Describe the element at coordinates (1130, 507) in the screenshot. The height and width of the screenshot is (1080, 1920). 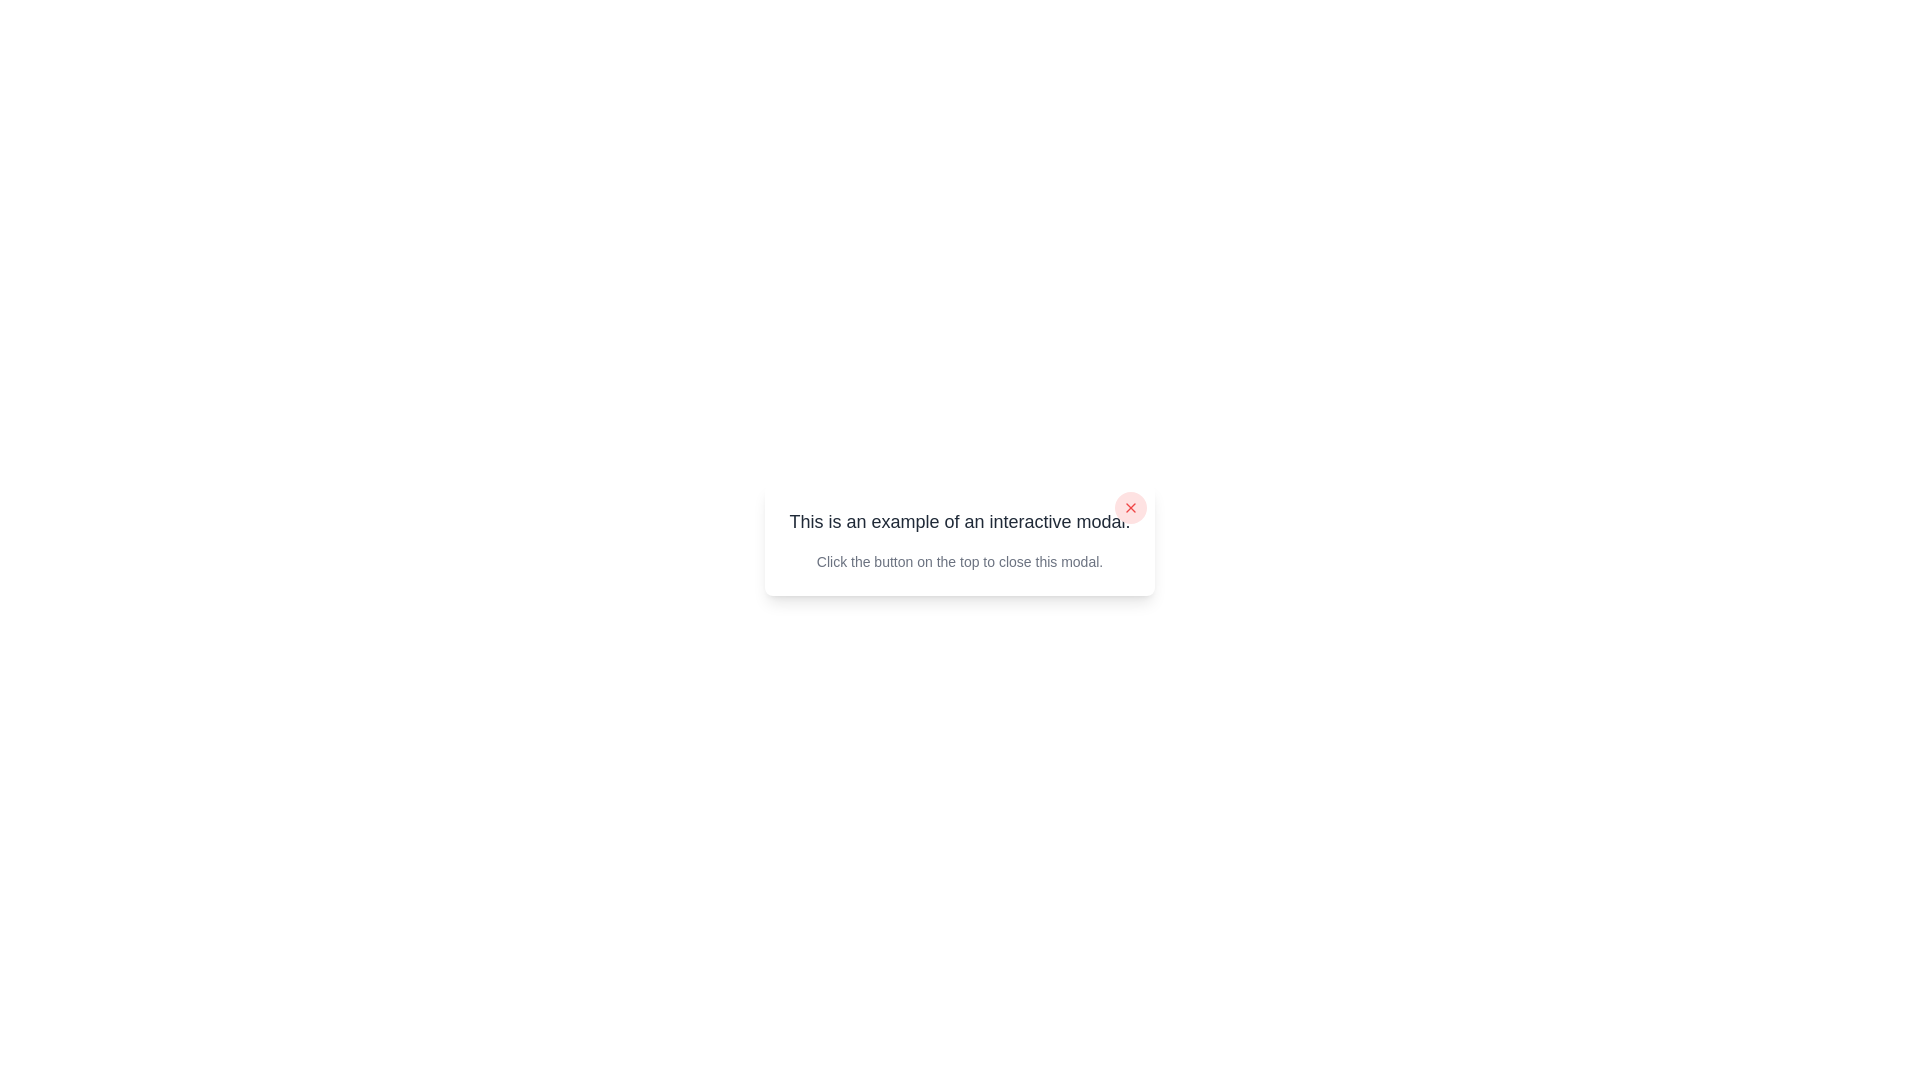
I see `the close button located at the top-right corner of the modal window` at that location.